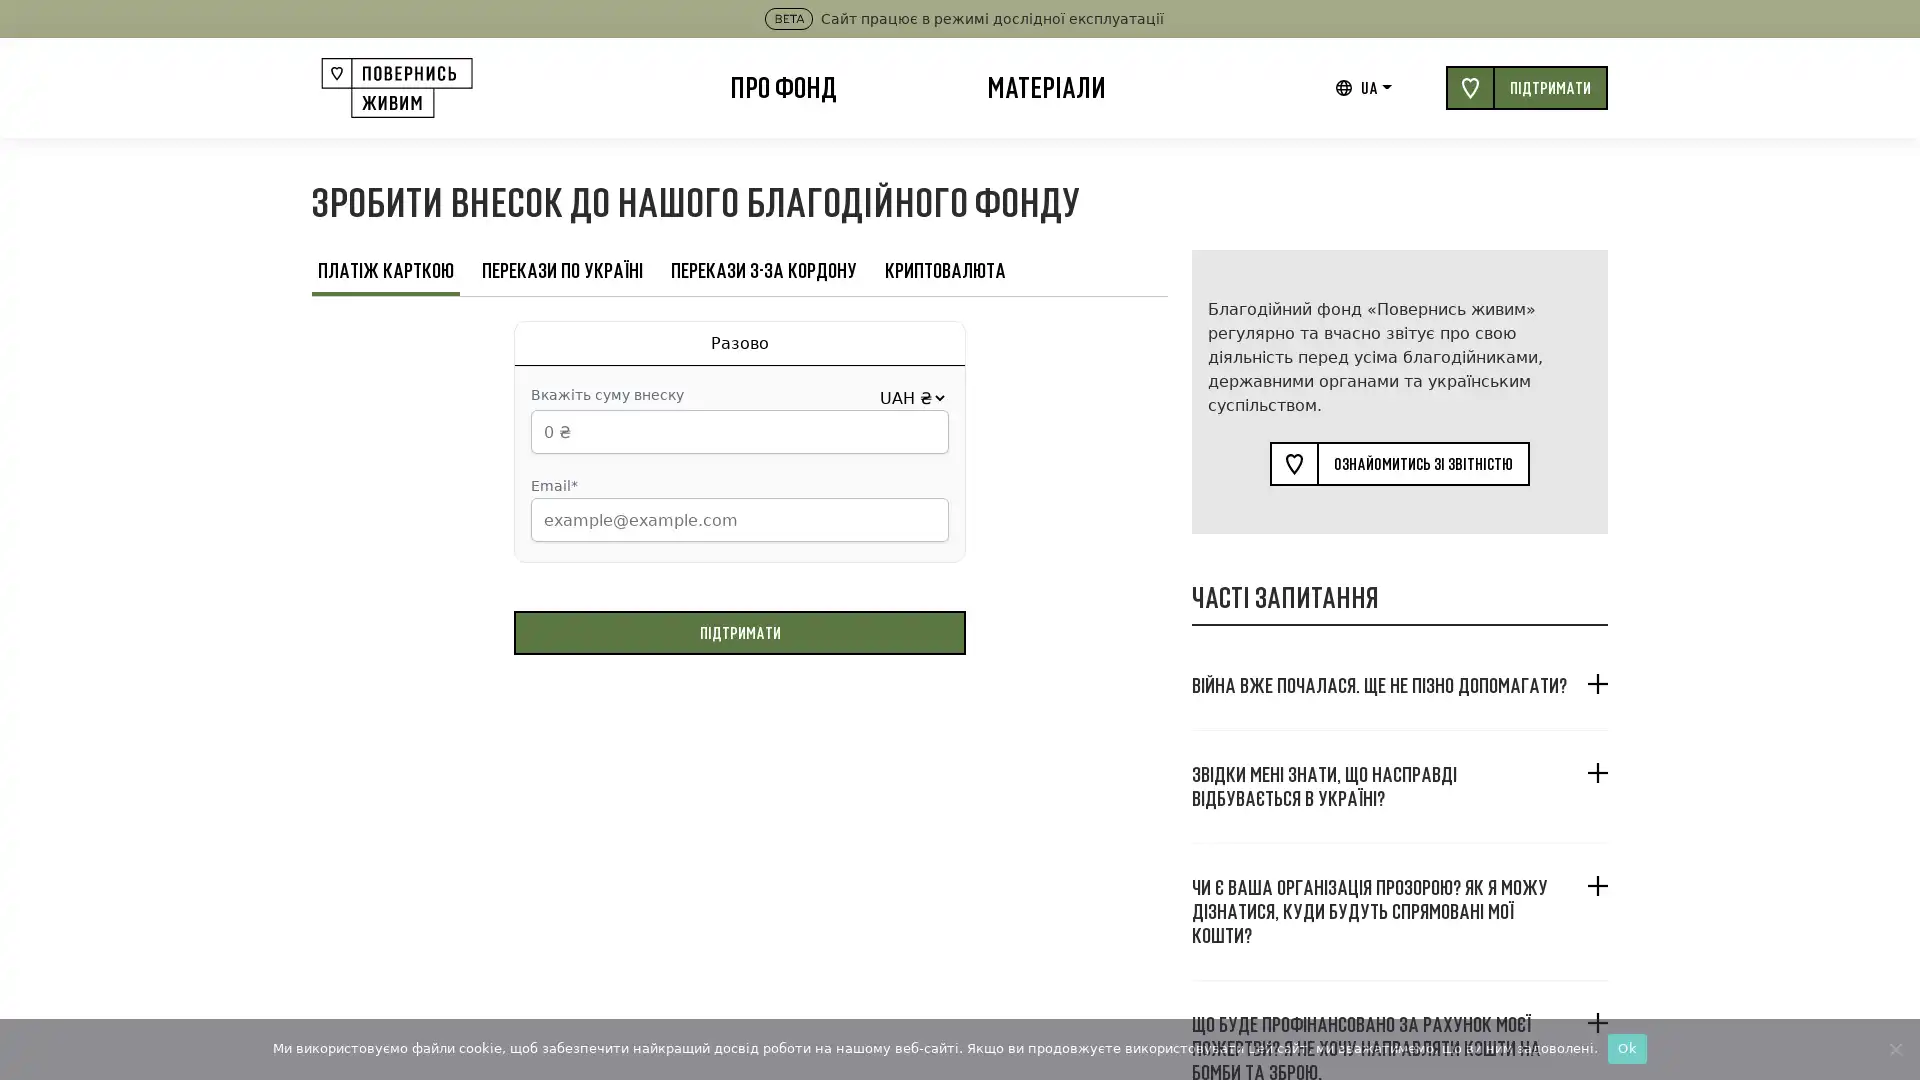  What do you see at coordinates (1399, 684) in the screenshot?
I see `.    ?` at bounding box center [1399, 684].